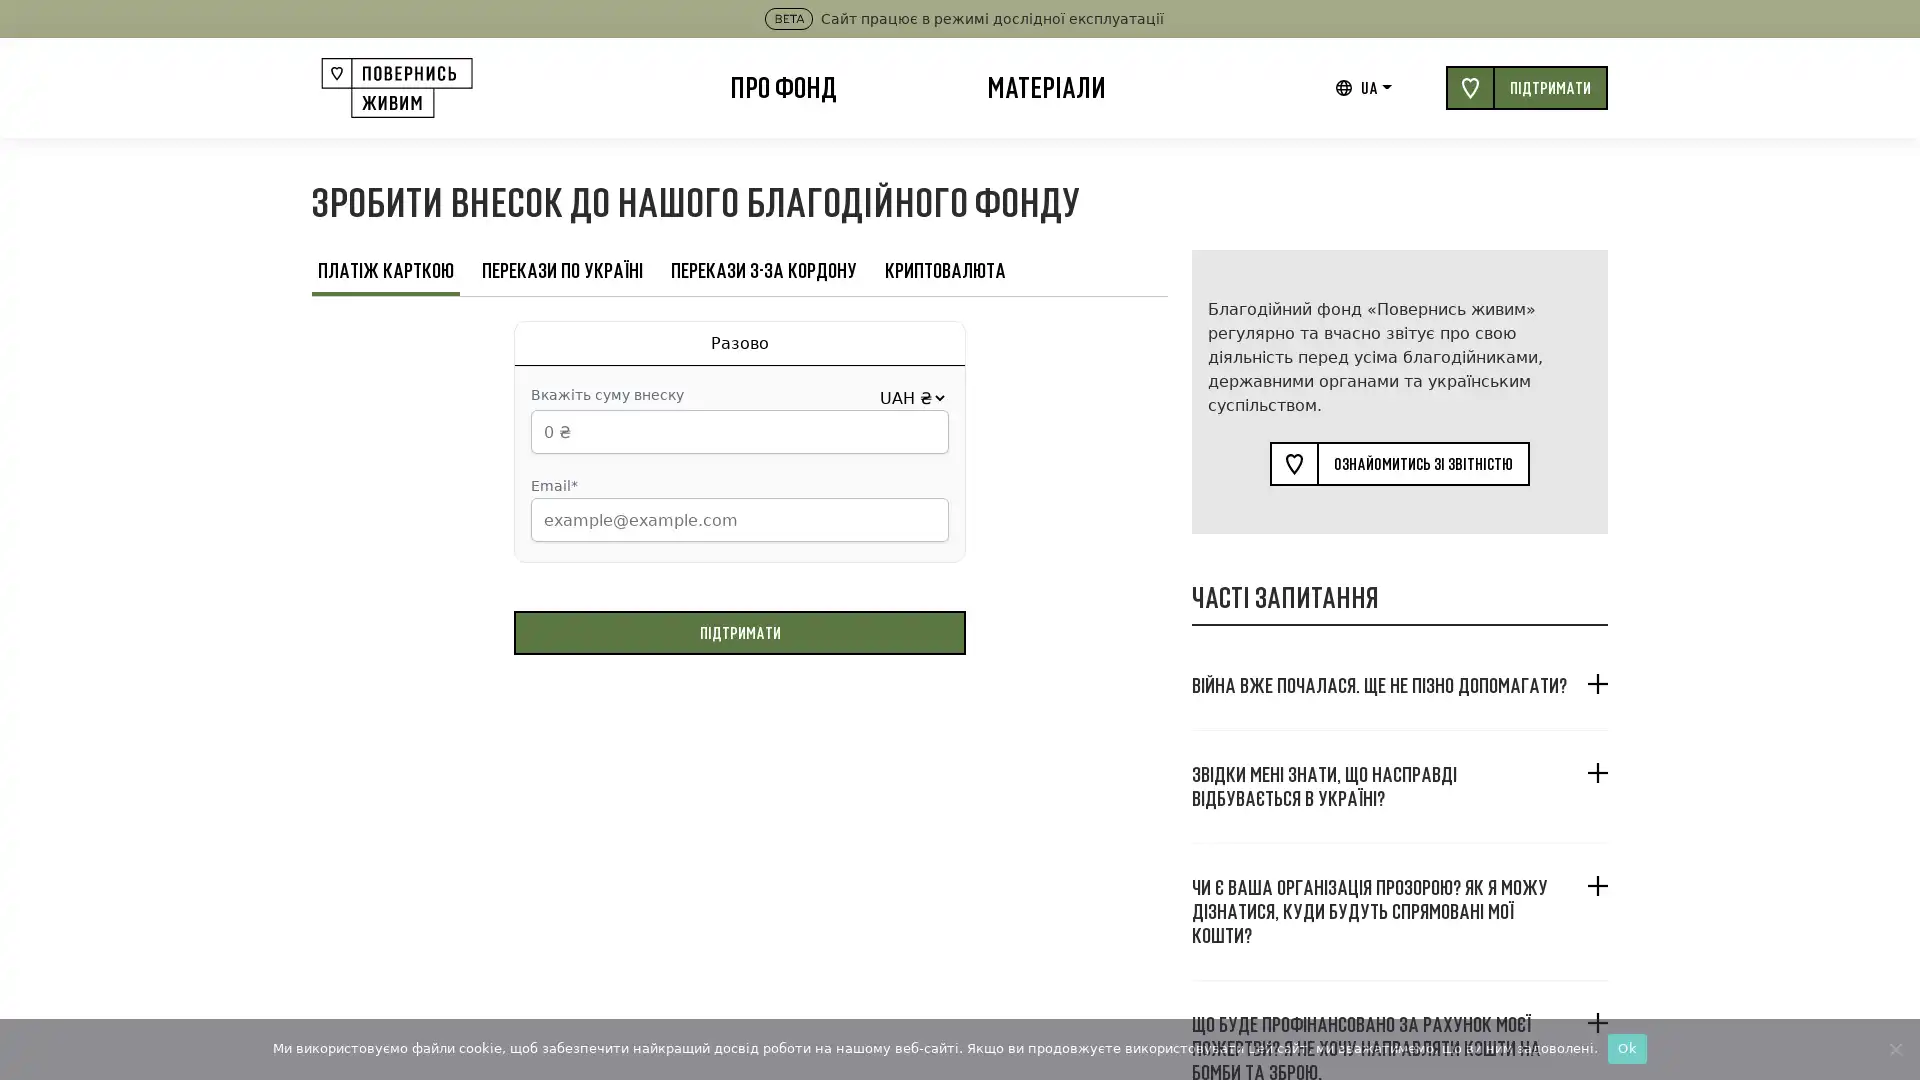  What do you see at coordinates (1399, 684) in the screenshot?
I see `.    ?` at bounding box center [1399, 684].